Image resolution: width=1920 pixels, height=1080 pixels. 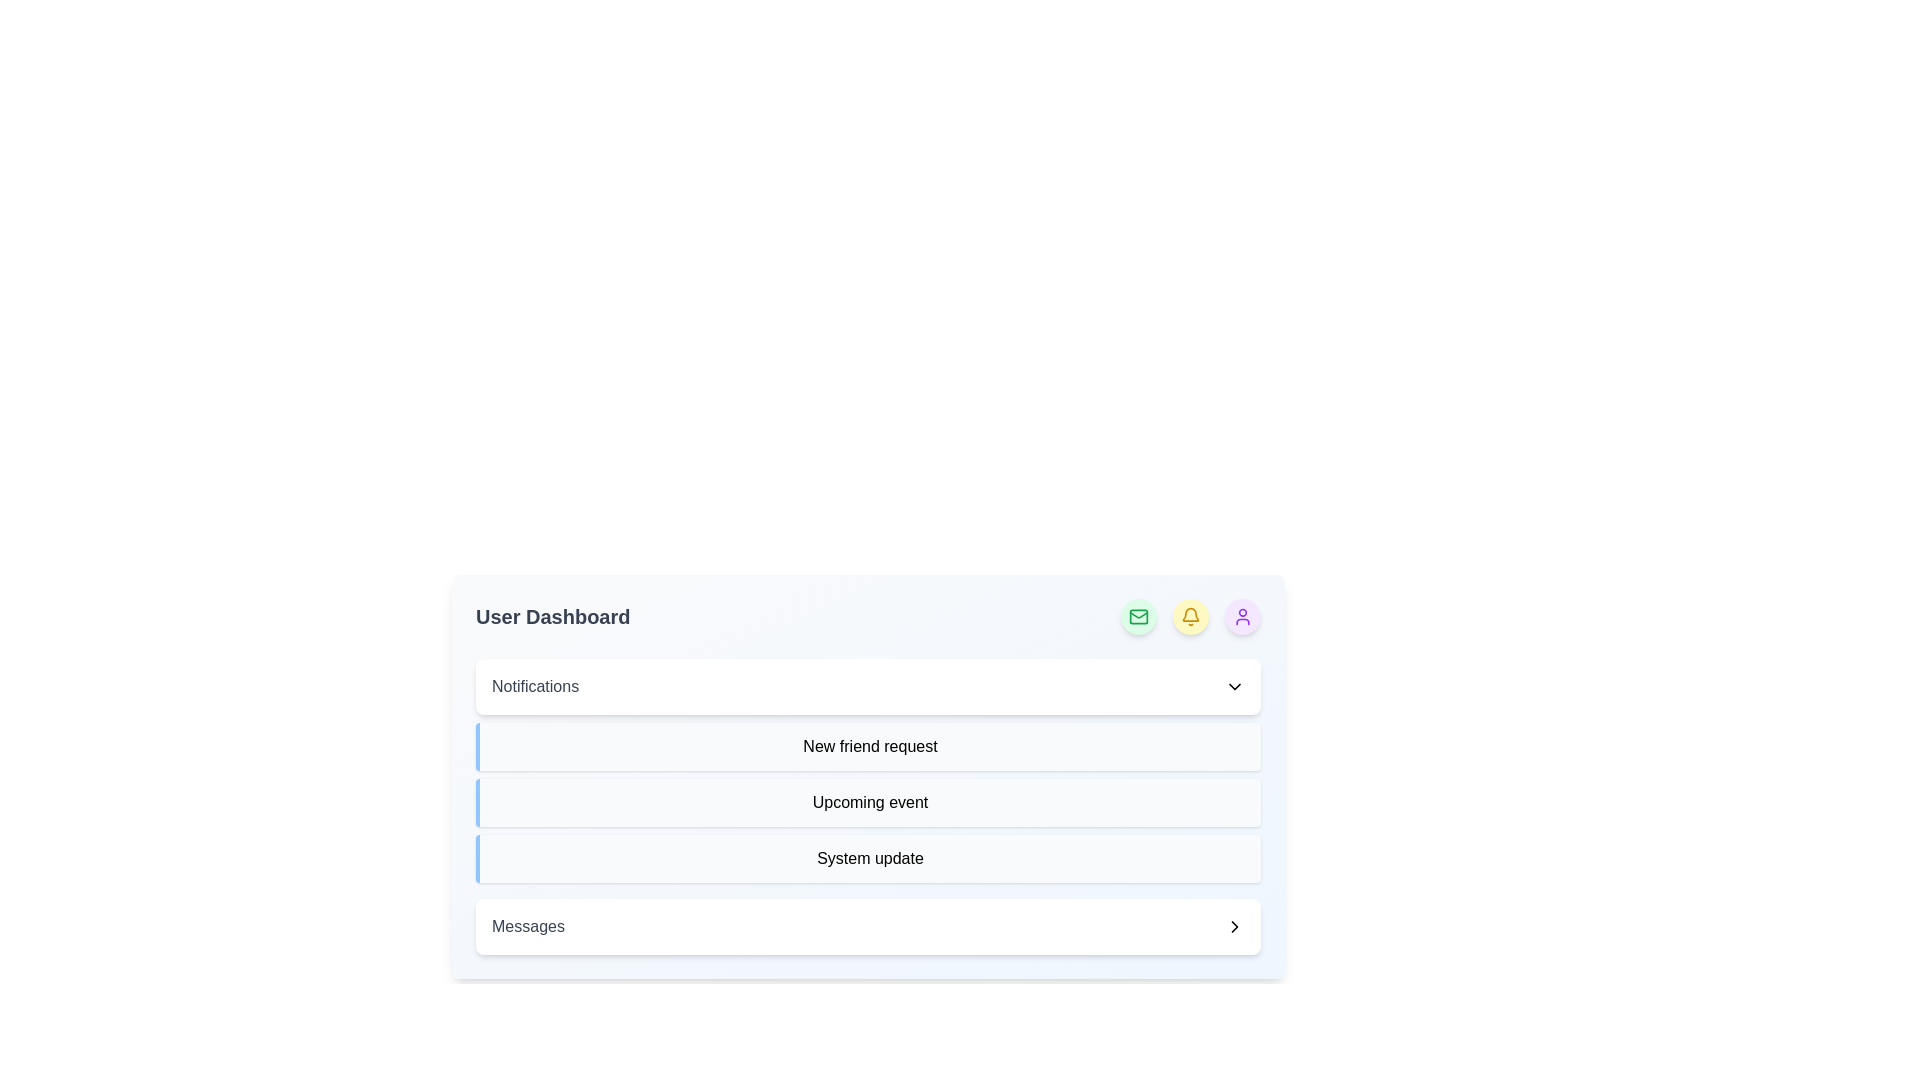 I want to click on the user profile SVG icon located in the top-right corner of the User Dashboard interface, so click(x=1242, y=616).